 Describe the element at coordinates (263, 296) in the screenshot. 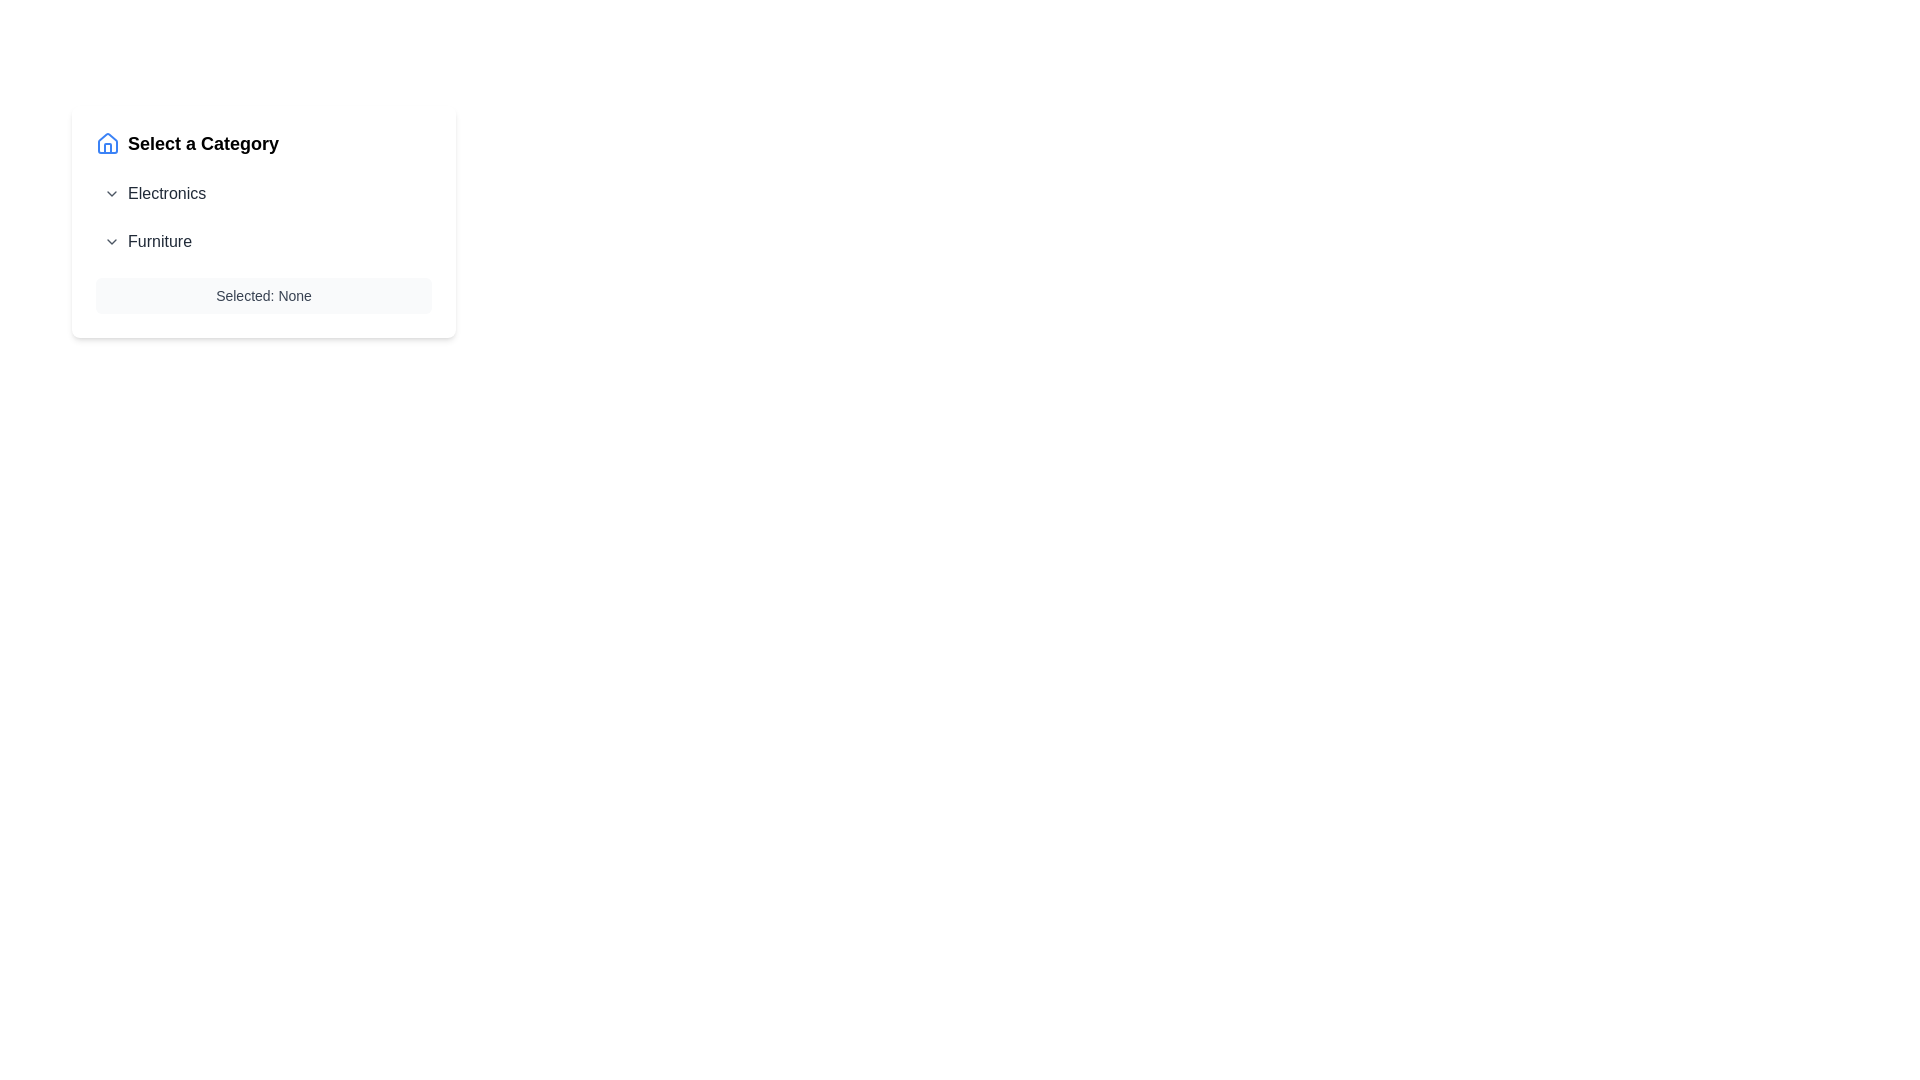

I see `the Text label that indicates no category has been selected, located at the bottom of the 'Select a Category' section` at that location.